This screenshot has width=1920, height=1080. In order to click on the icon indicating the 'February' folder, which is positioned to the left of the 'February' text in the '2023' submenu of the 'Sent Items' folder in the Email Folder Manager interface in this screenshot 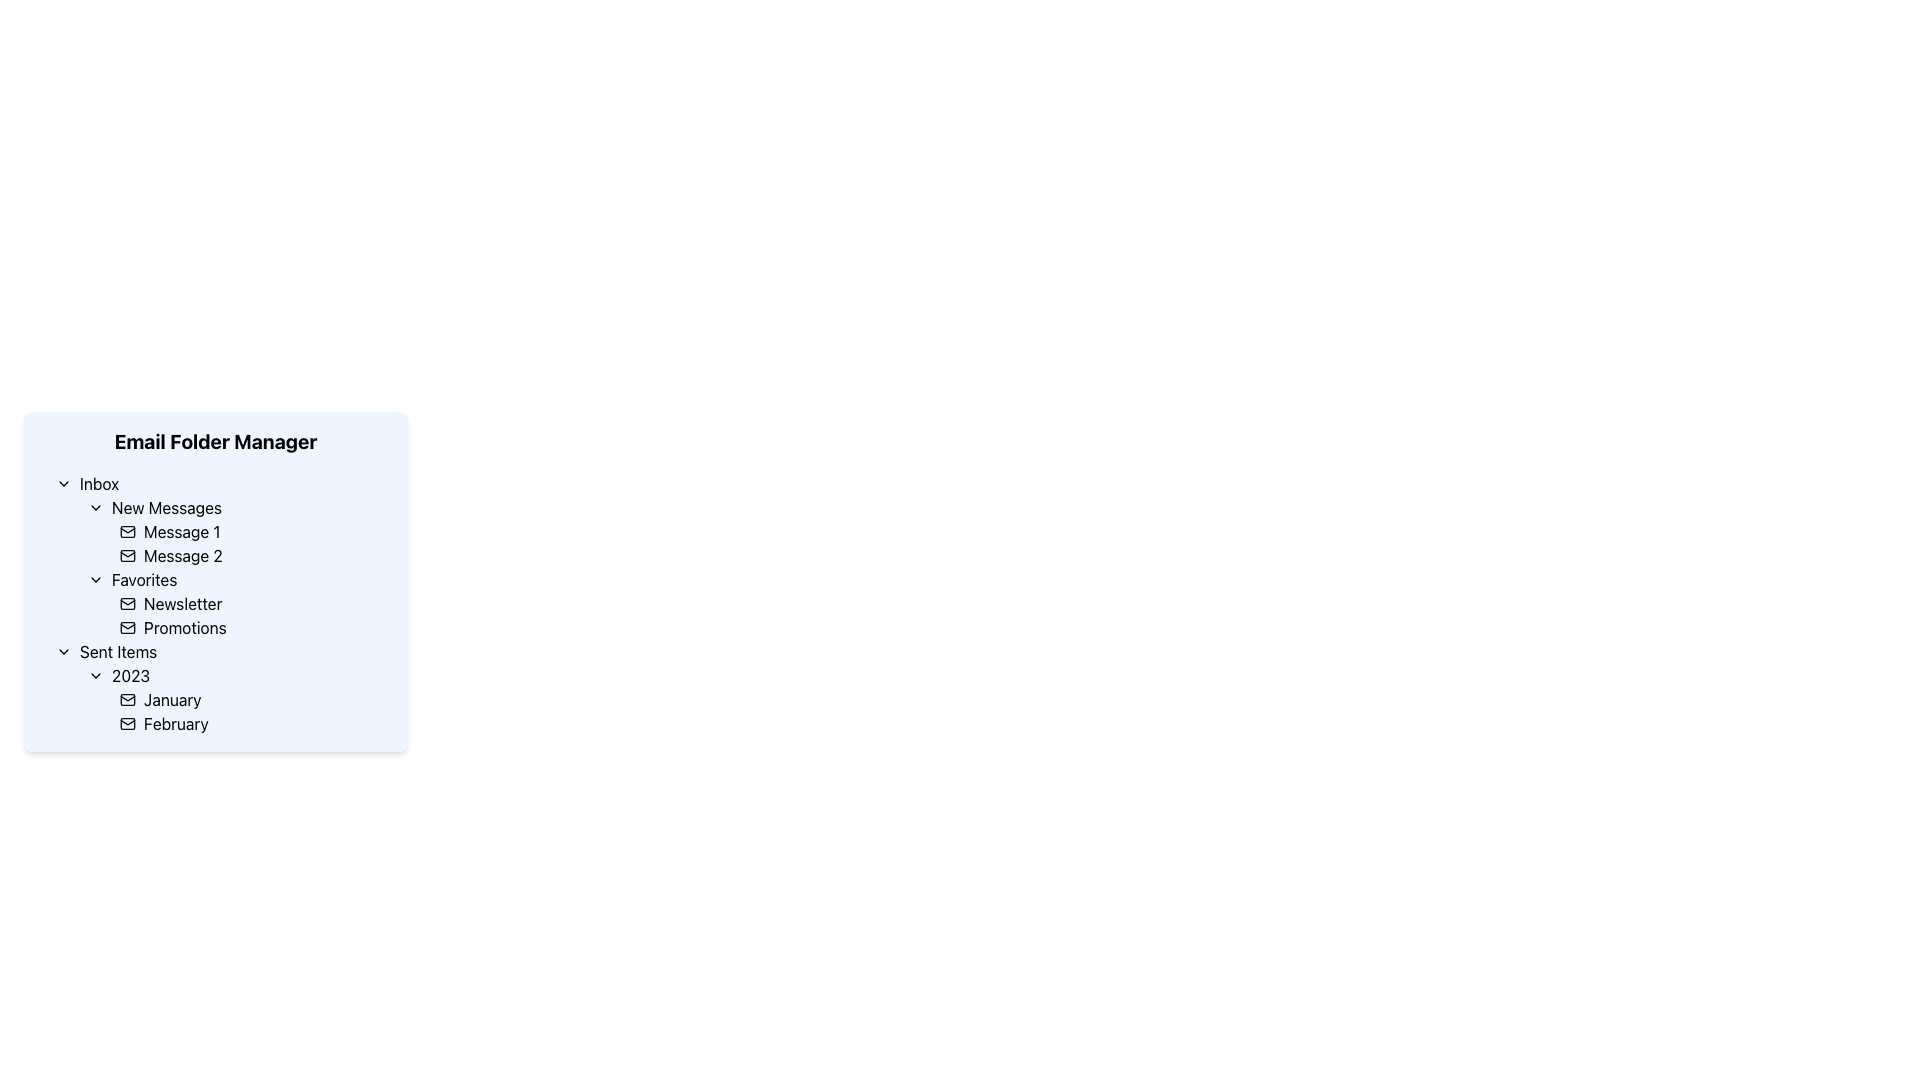, I will do `click(127, 724)`.